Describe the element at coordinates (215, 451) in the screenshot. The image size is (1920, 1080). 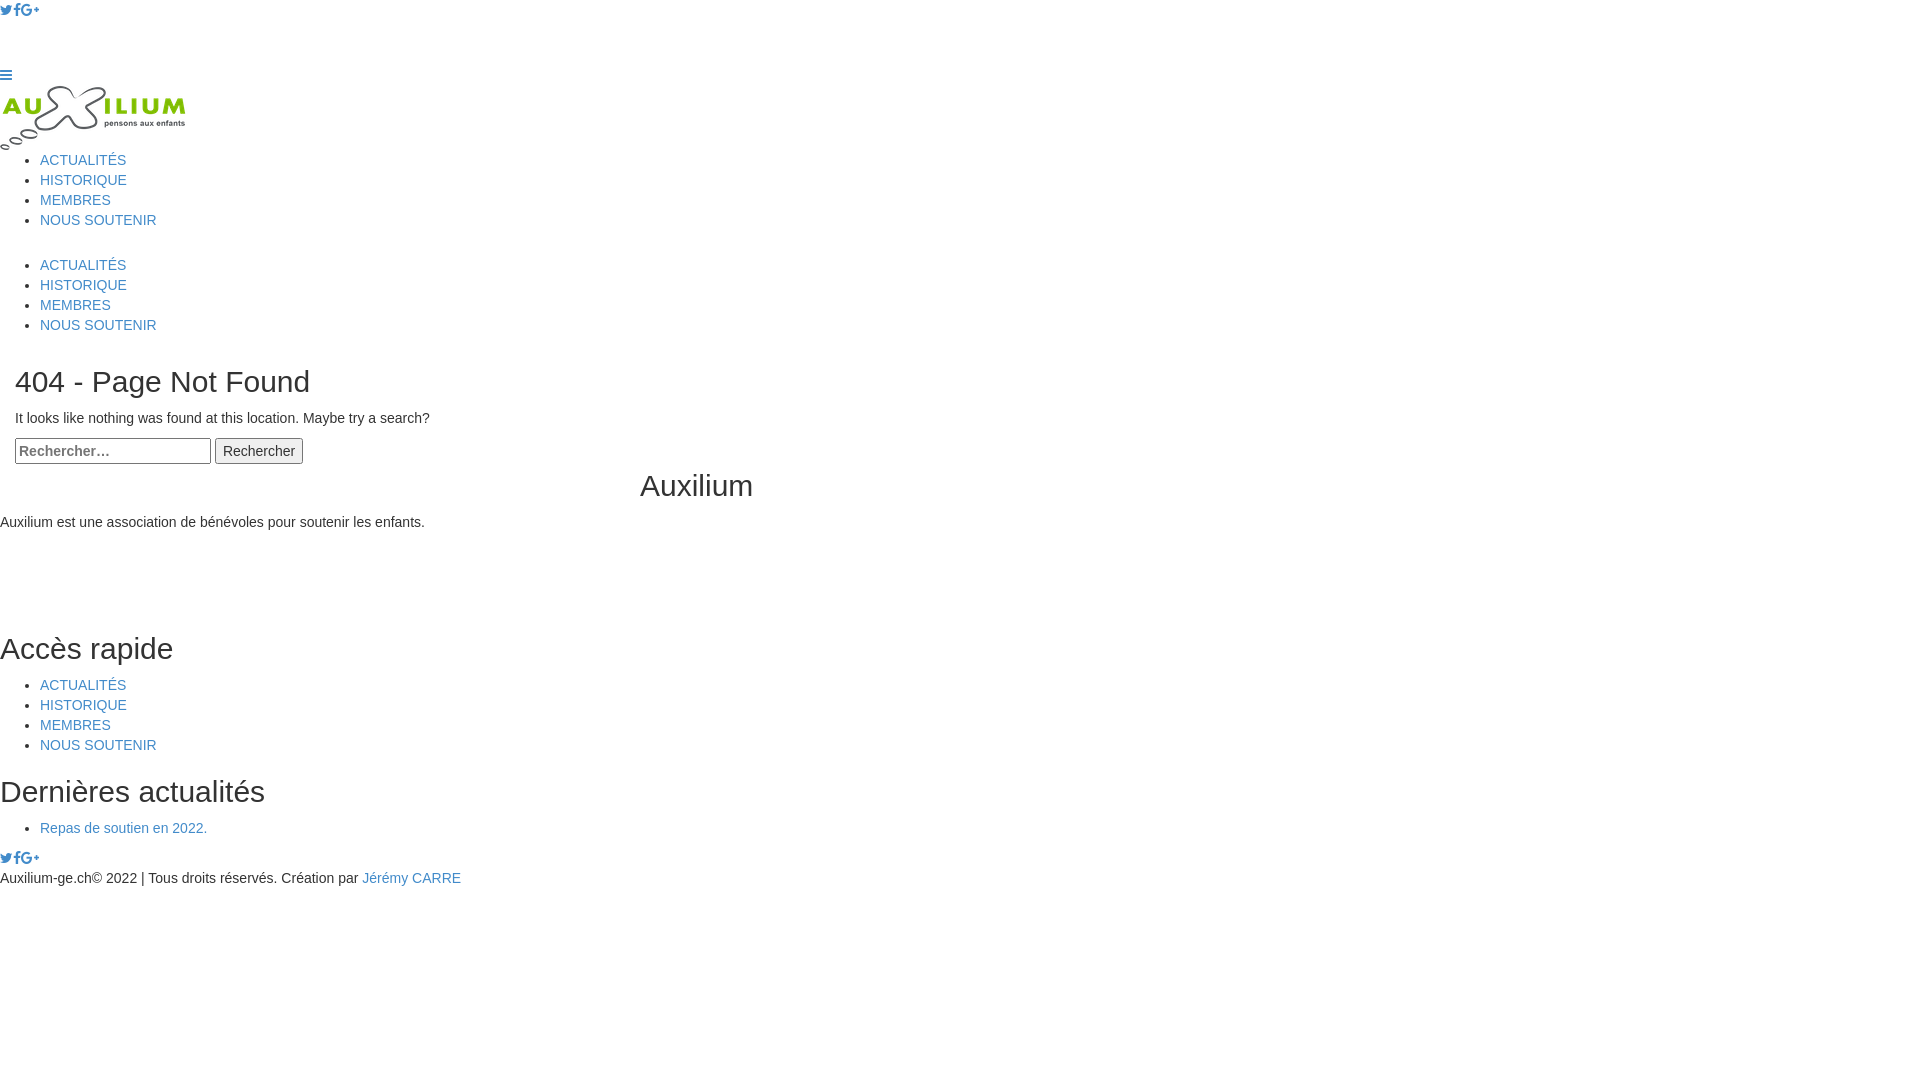
I see `'Rechercher'` at that location.